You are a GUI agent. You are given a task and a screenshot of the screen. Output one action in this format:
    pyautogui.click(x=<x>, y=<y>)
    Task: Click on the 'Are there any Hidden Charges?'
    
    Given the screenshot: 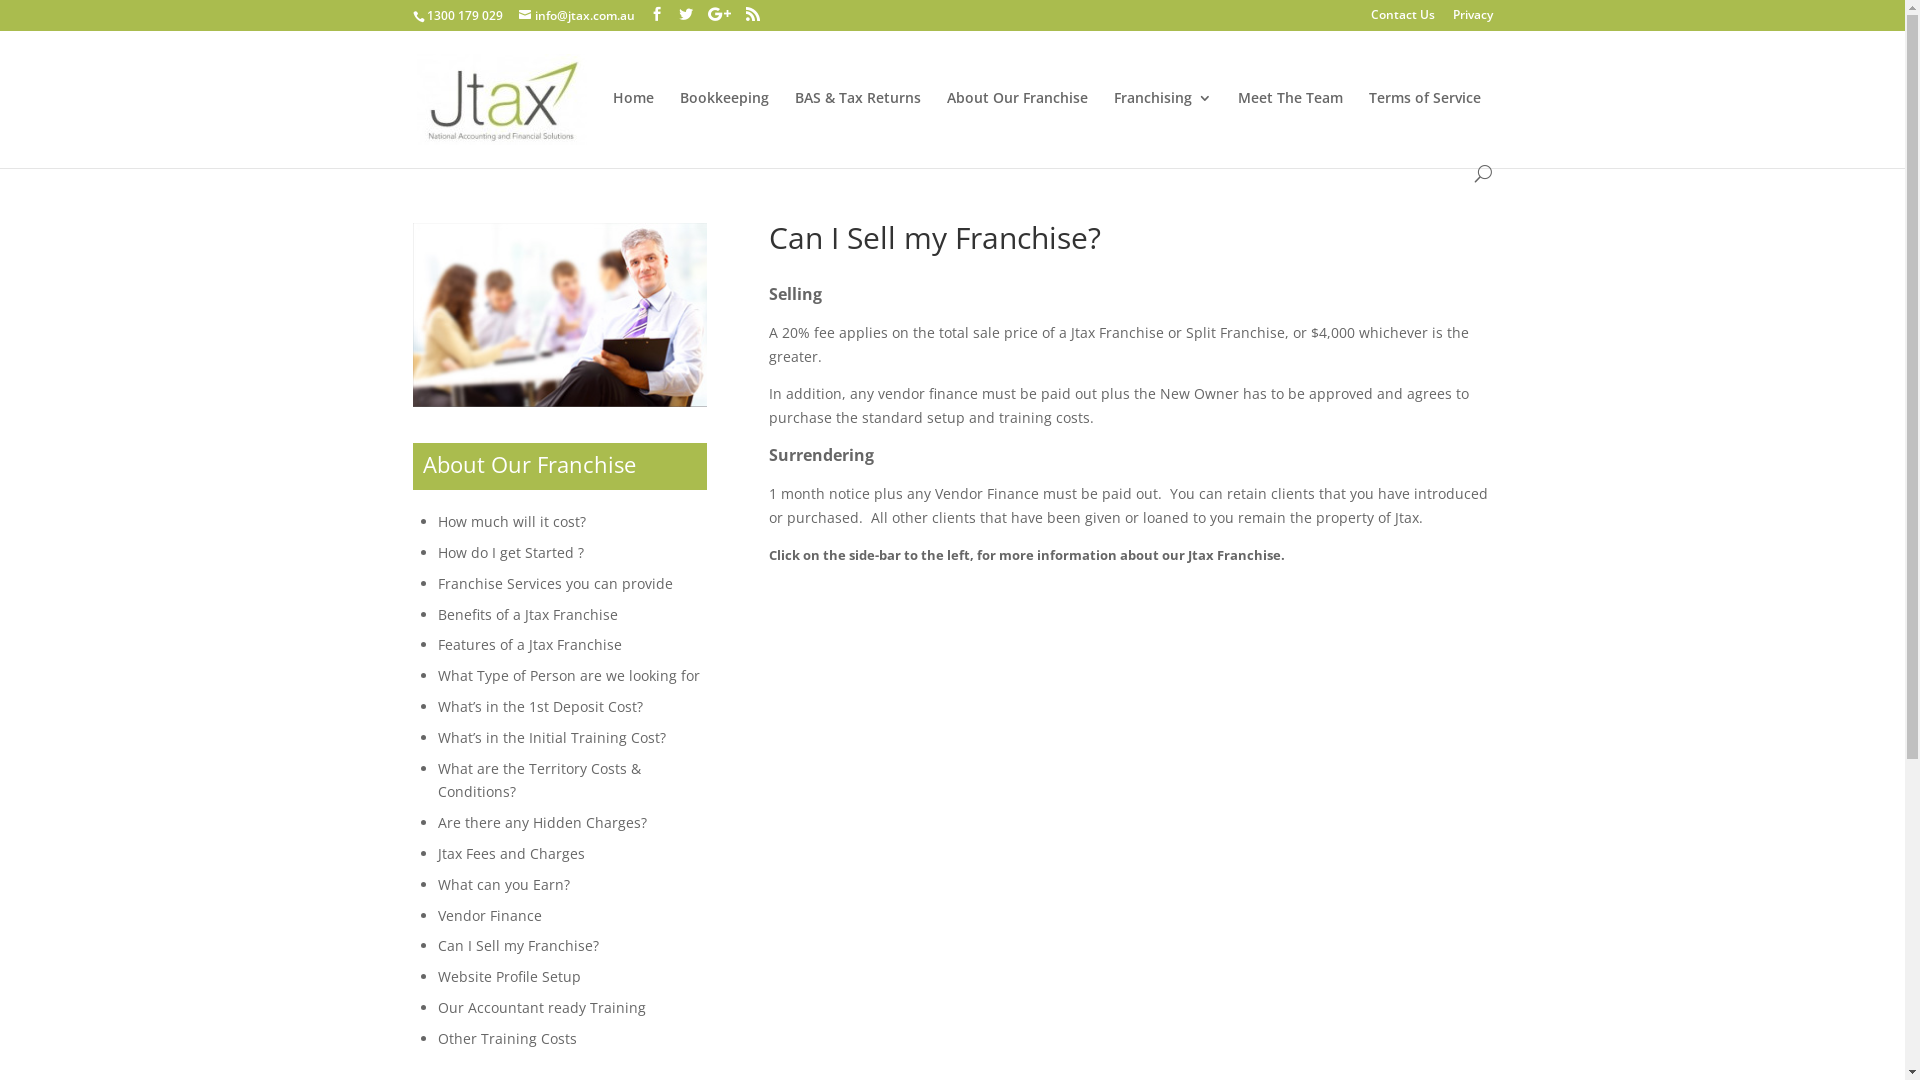 What is the action you would take?
    pyautogui.click(x=542, y=822)
    